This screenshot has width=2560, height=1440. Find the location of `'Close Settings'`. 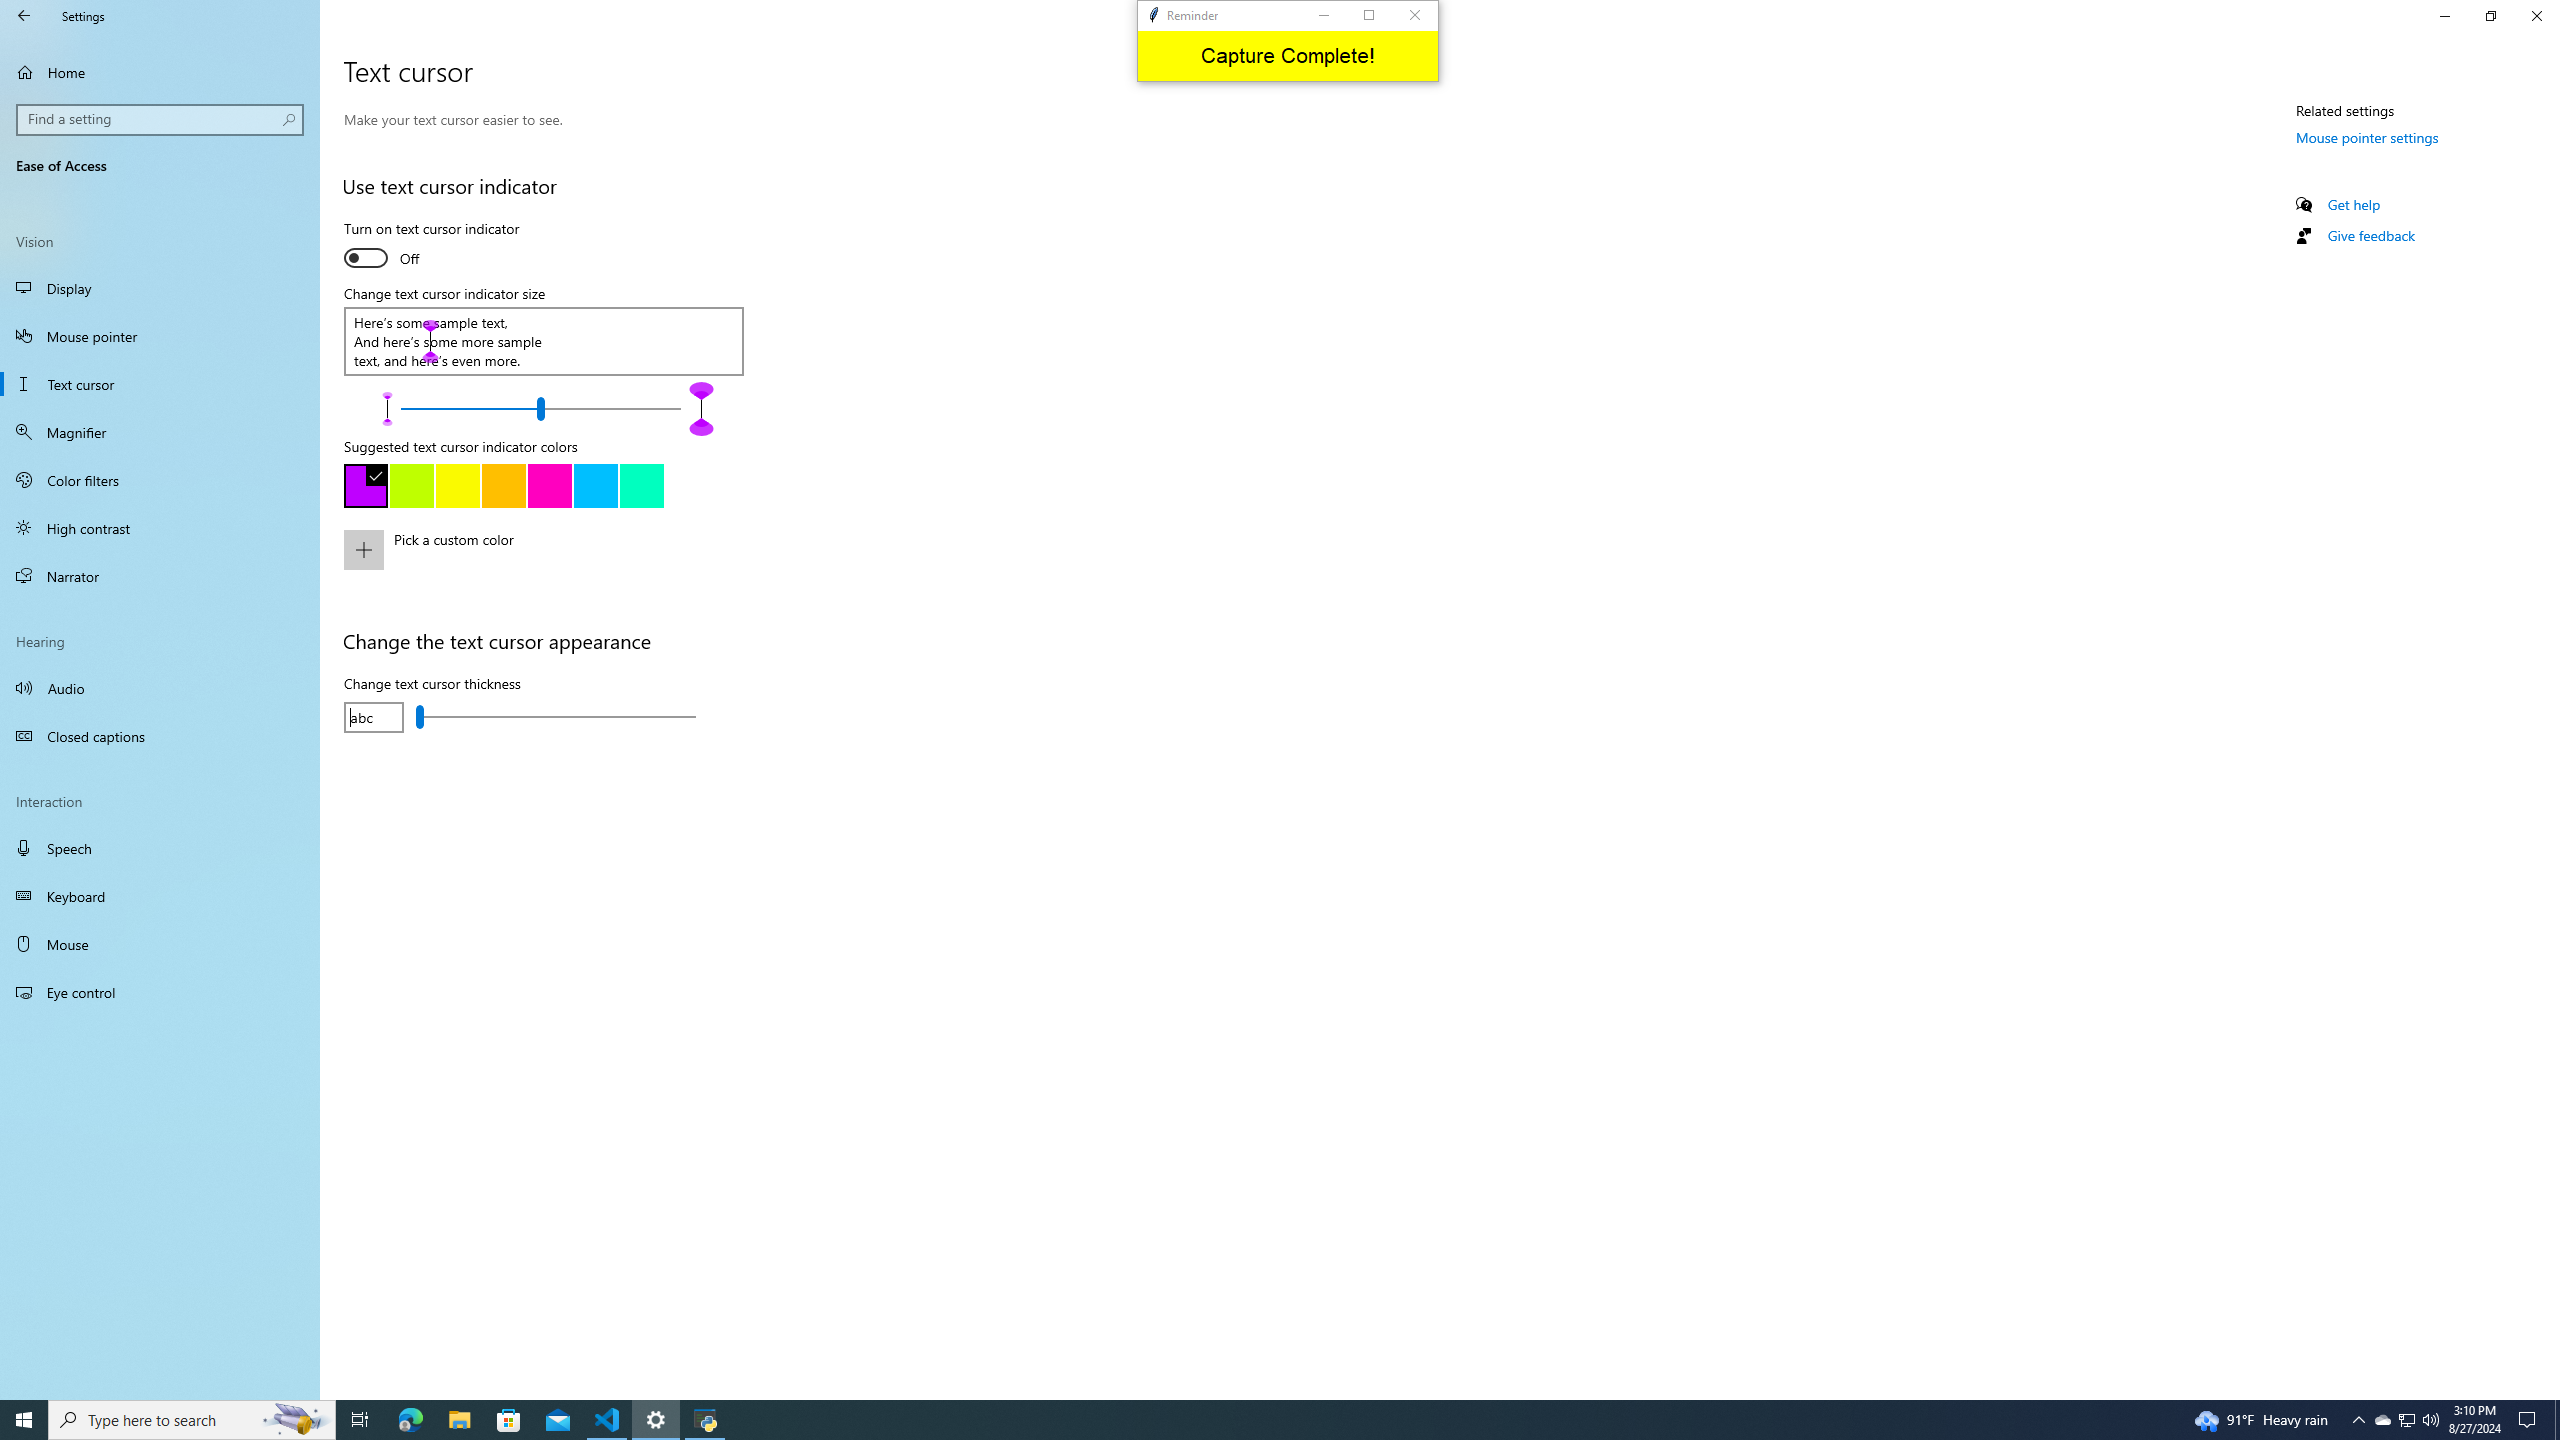

'Close Settings' is located at coordinates (2535, 15).